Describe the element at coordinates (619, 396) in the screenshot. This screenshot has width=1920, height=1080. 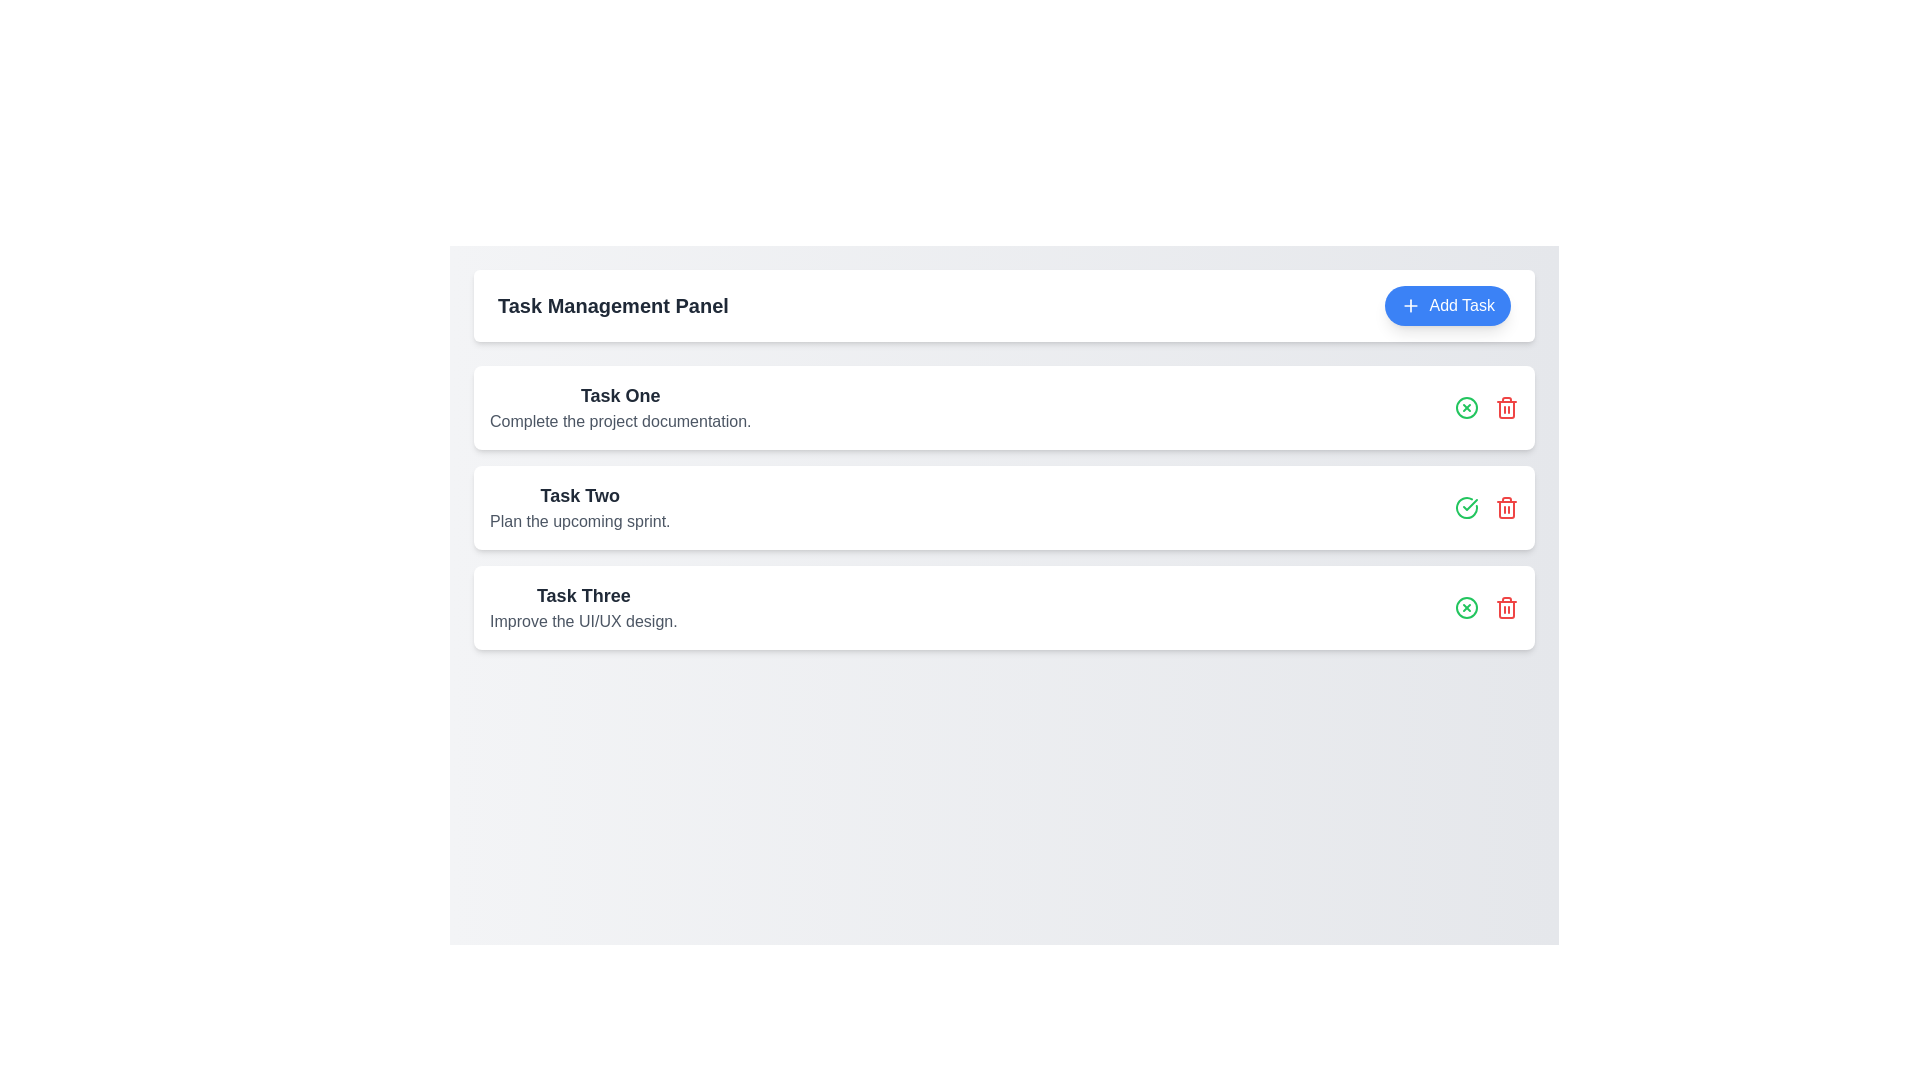
I see `the text label that reads 'Task One', which is styled with bold and larger font size, positioned at the top of the list under 'Task Management Panel'` at that location.